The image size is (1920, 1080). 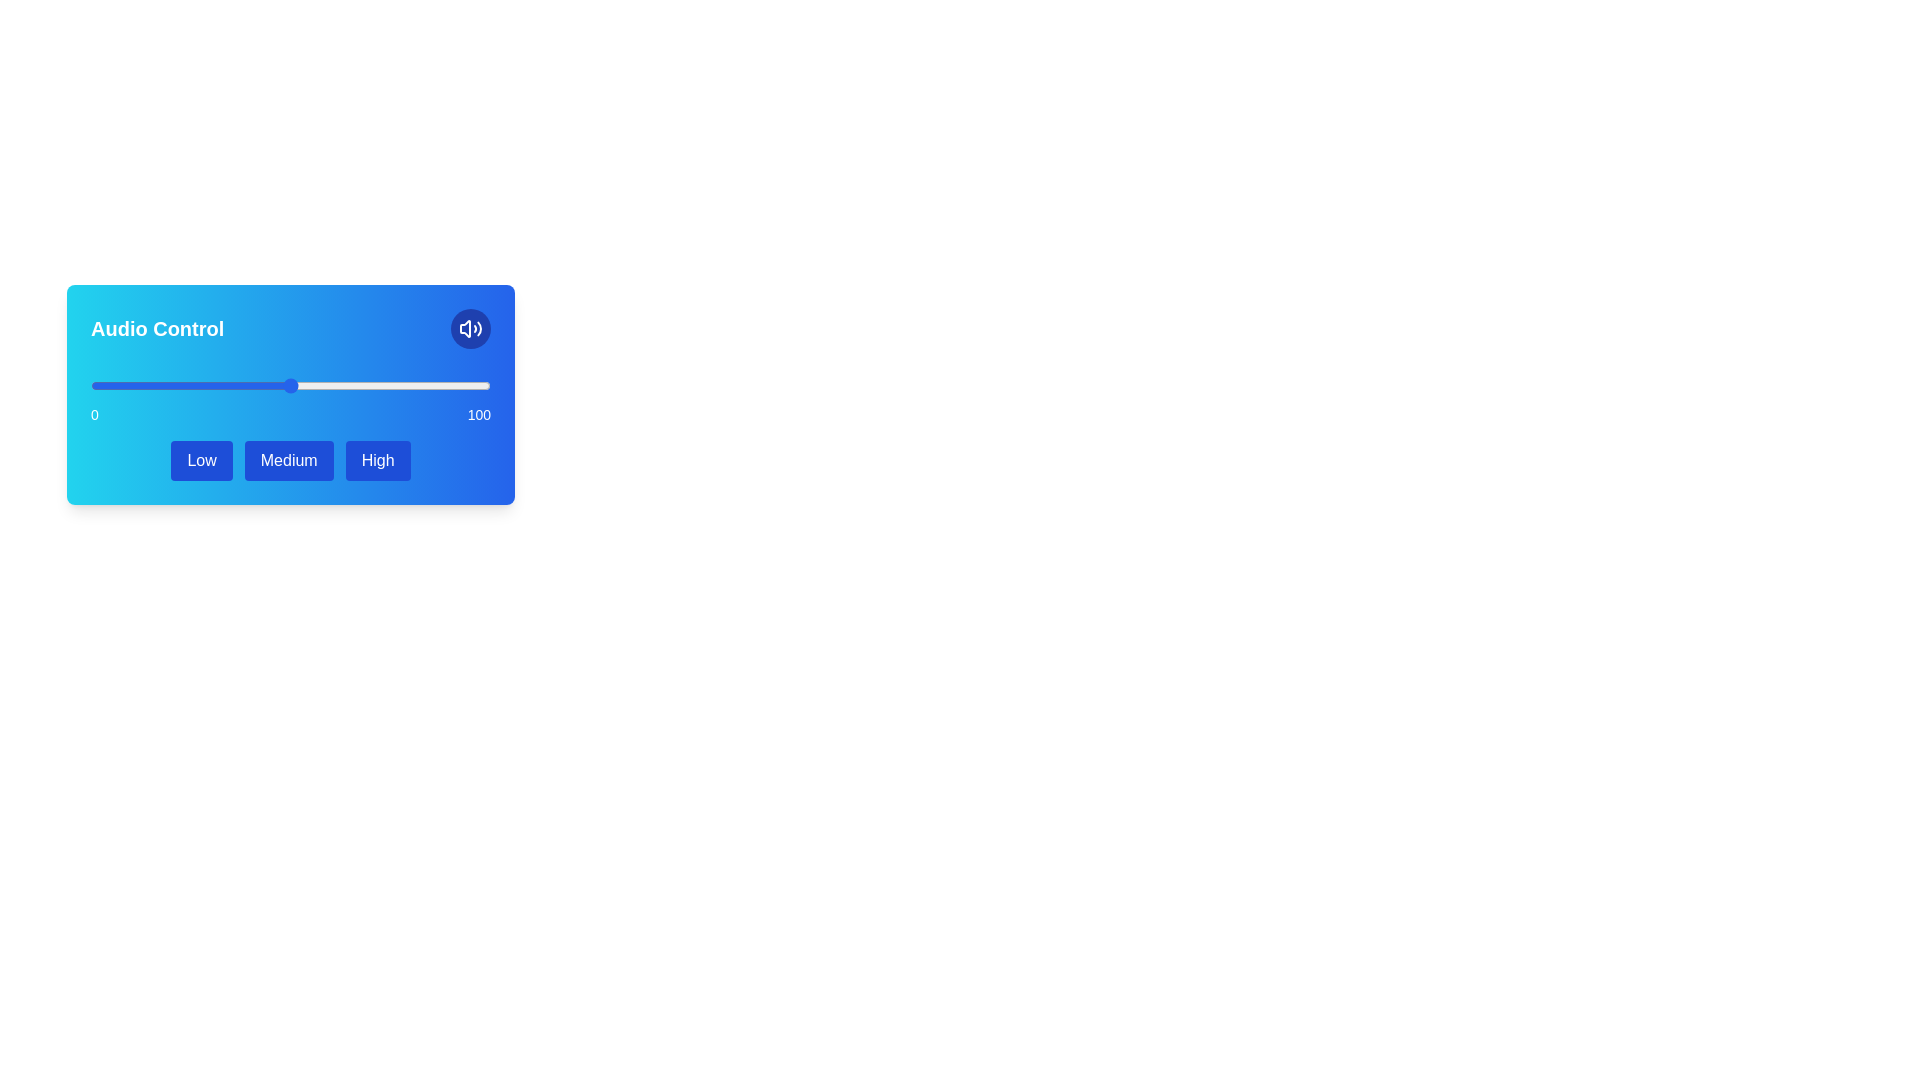 I want to click on the volume icon located in the top-right corner of the 'Audio Control' interface, so click(x=469, y=327).